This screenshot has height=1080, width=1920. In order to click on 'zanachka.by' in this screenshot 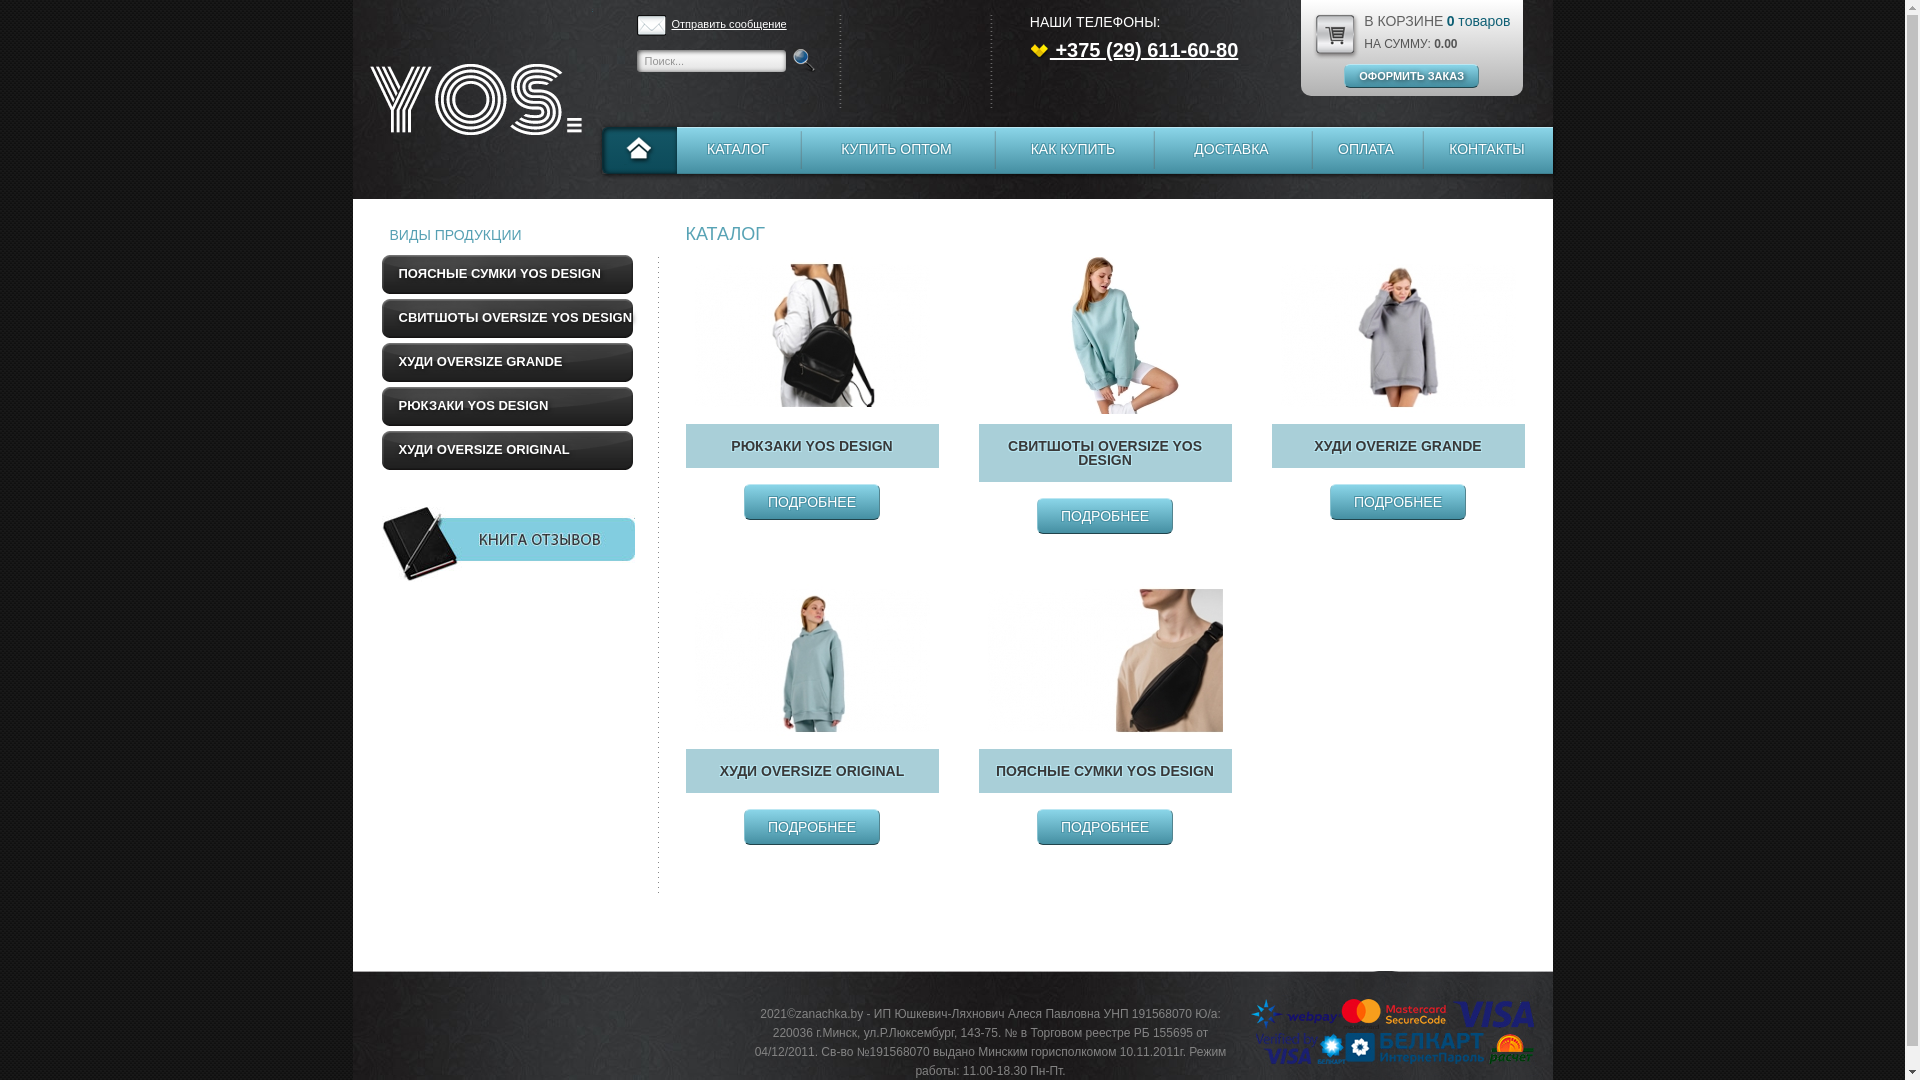, I will do `click(351, 99)`.